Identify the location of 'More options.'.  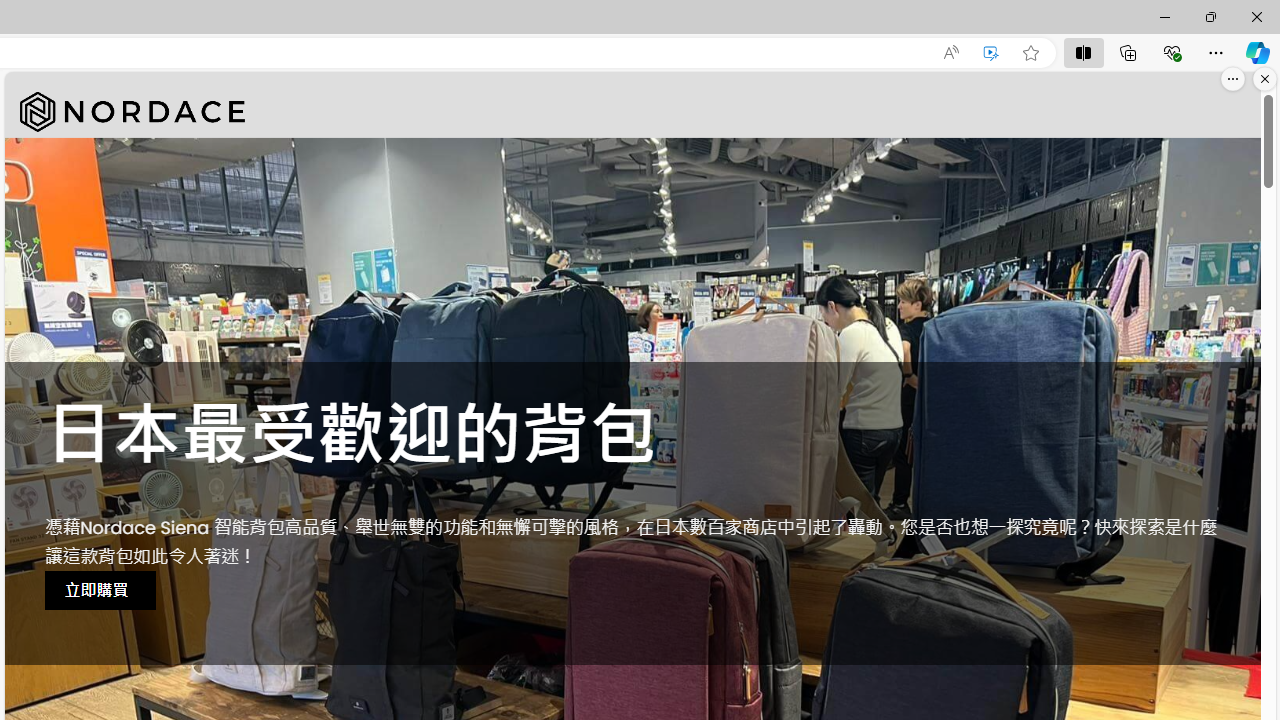
(1232, 78).